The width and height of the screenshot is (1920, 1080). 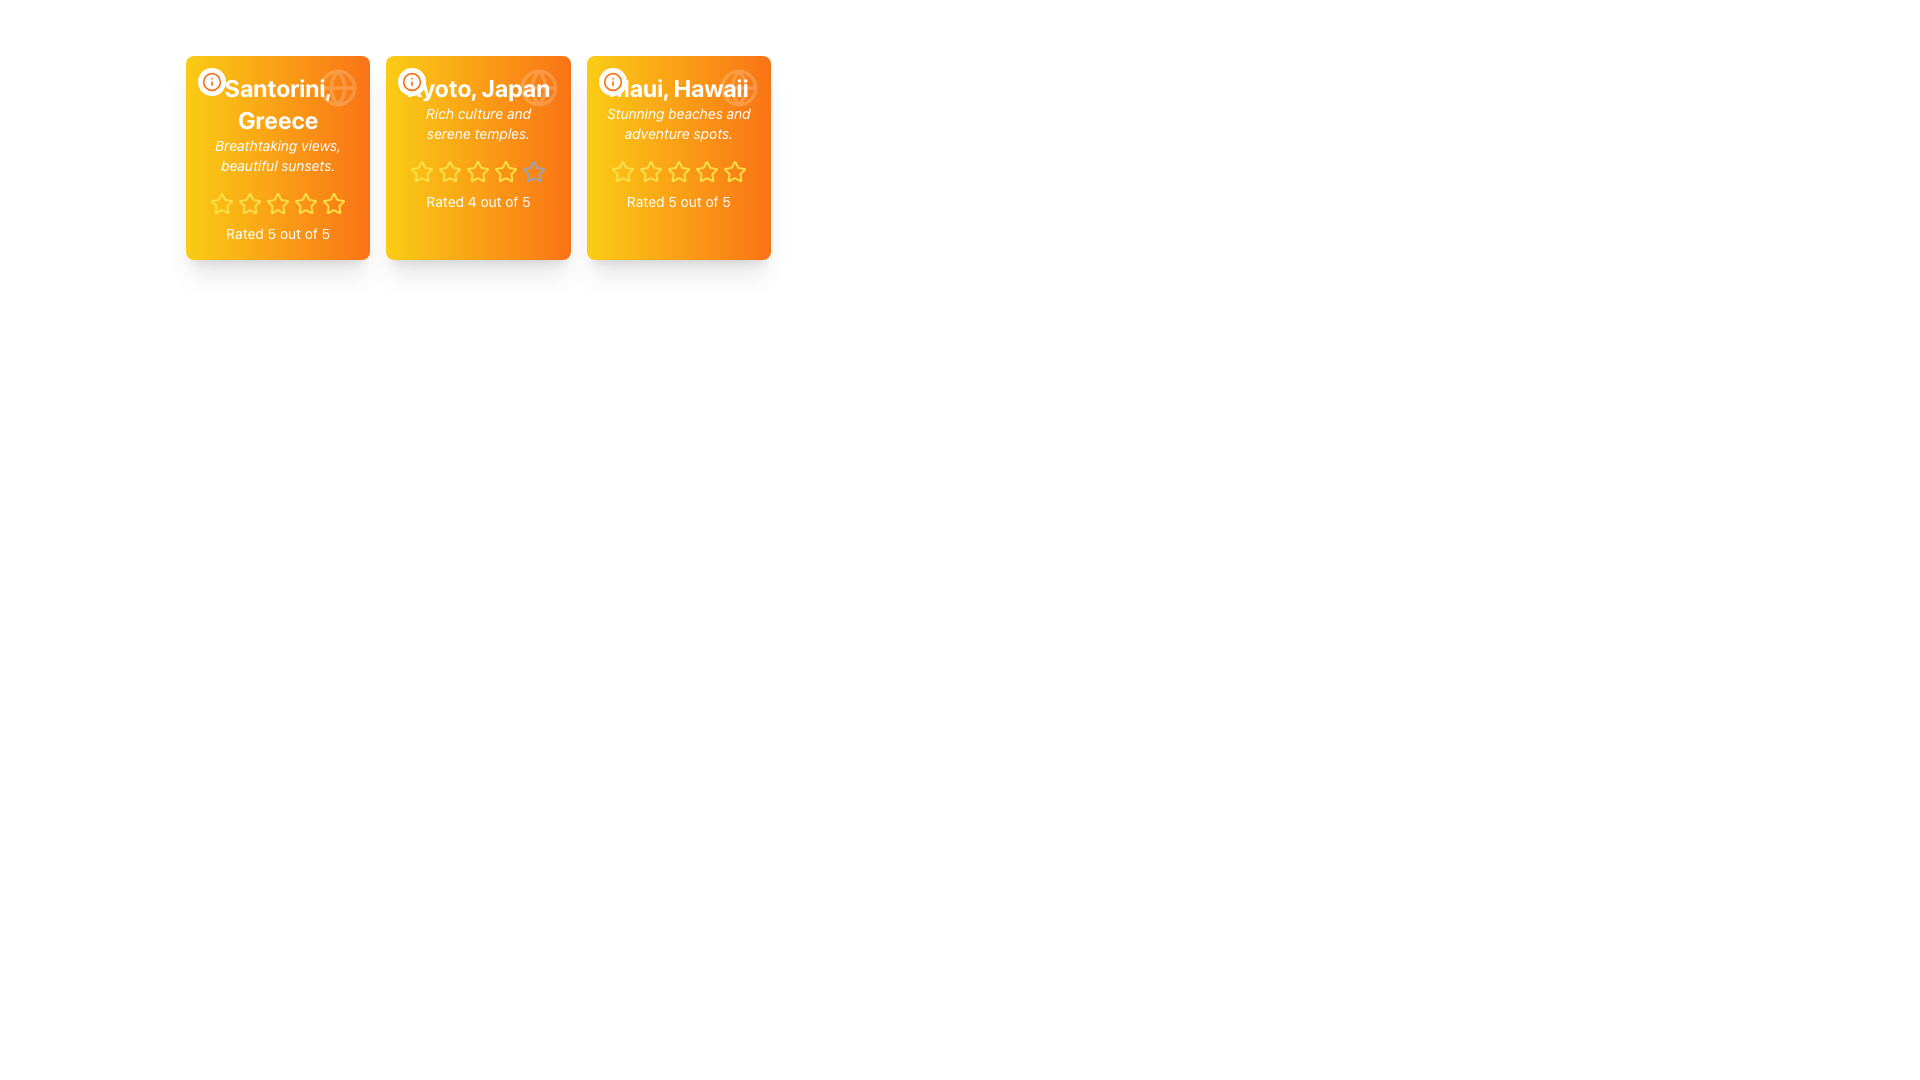 I want to click on the bold, large white text element stating 'Santorini, Greece' which is prominently displayed against an orange-yellow gradient background, positioned at the top of its card, so click(x=277, y=104).